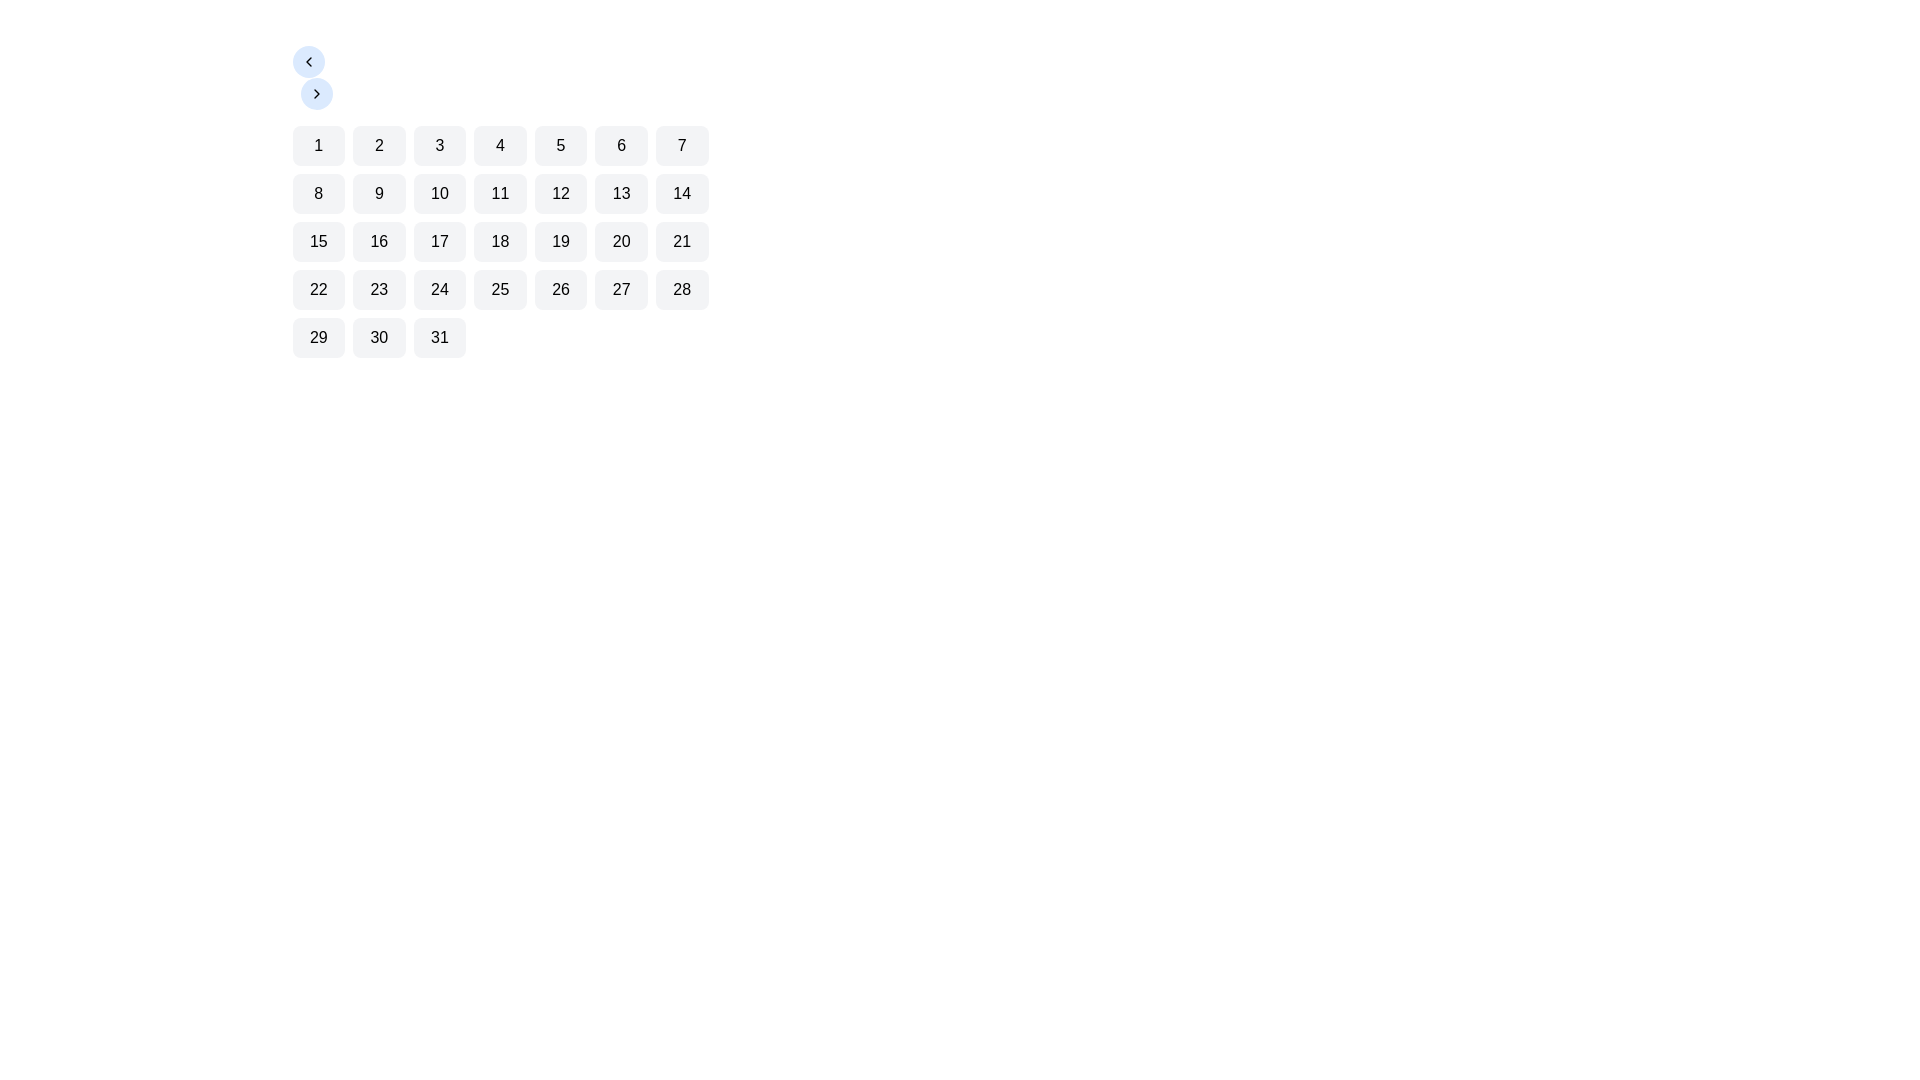  Describe the element at coordinates (620, 289) in the screenshot. I see `the button displaying the number '27' which is styled with a light gray background and black text, located in the fourth row and sixth column of the grid layout` at that location.